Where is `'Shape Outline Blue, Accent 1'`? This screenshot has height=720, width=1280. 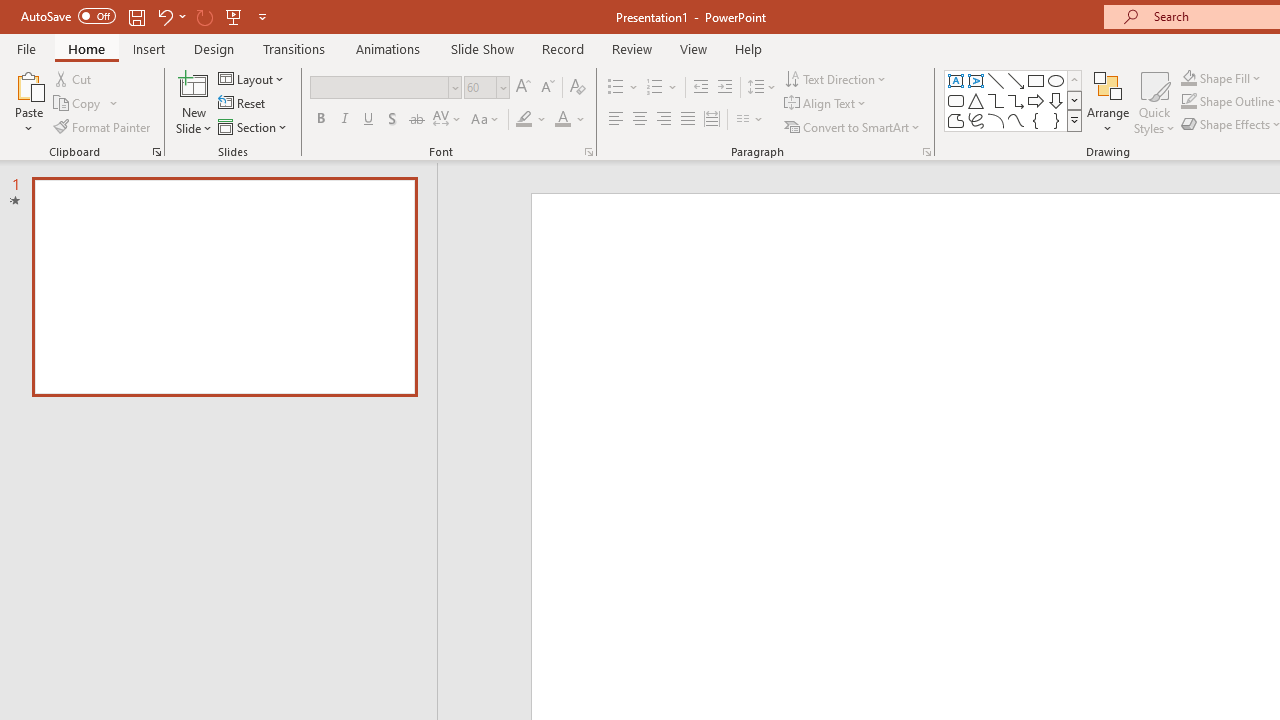 'Shape Outline Blue, Accent 1' is located at coordinates (1189, 101).